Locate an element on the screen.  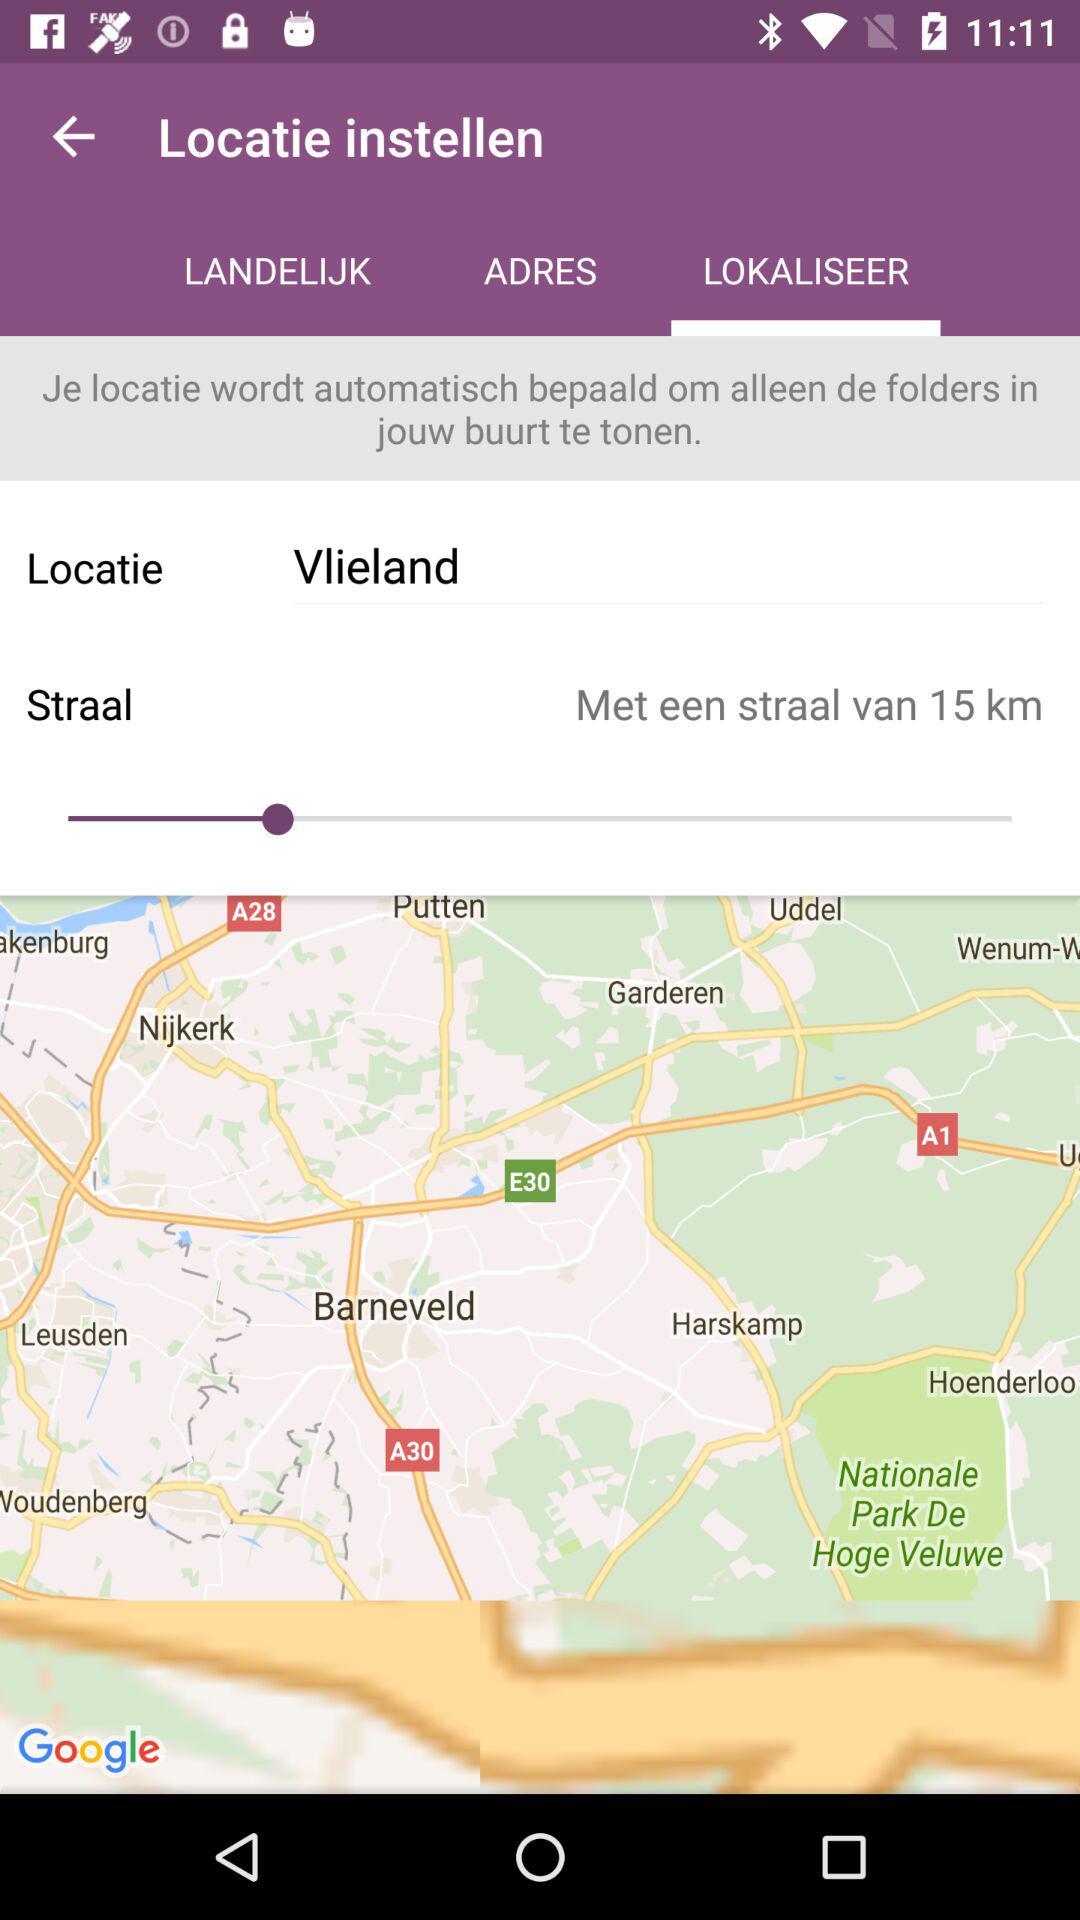
item to the left of the lokaliseer item is located at coordinates (540, 272).